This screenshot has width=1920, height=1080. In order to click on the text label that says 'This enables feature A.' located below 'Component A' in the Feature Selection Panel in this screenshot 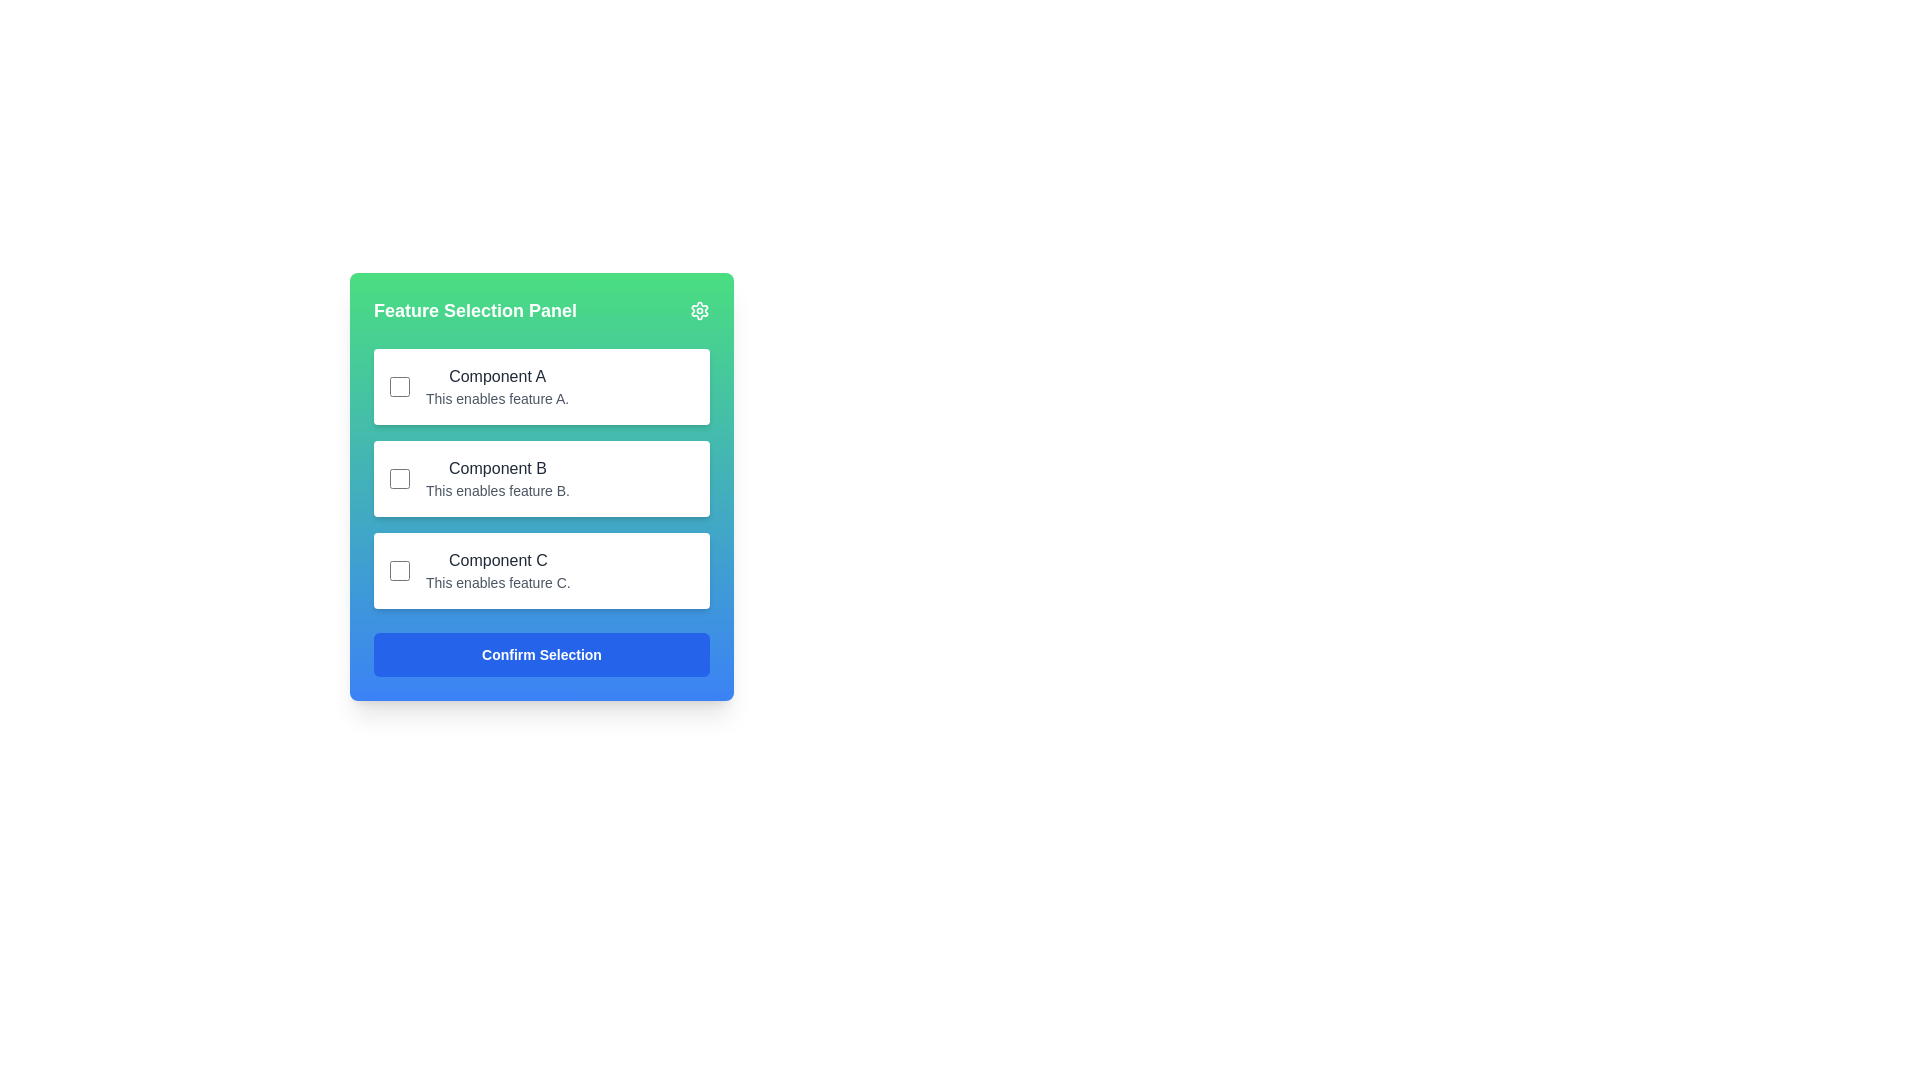, I will do `click(497, 398)`.